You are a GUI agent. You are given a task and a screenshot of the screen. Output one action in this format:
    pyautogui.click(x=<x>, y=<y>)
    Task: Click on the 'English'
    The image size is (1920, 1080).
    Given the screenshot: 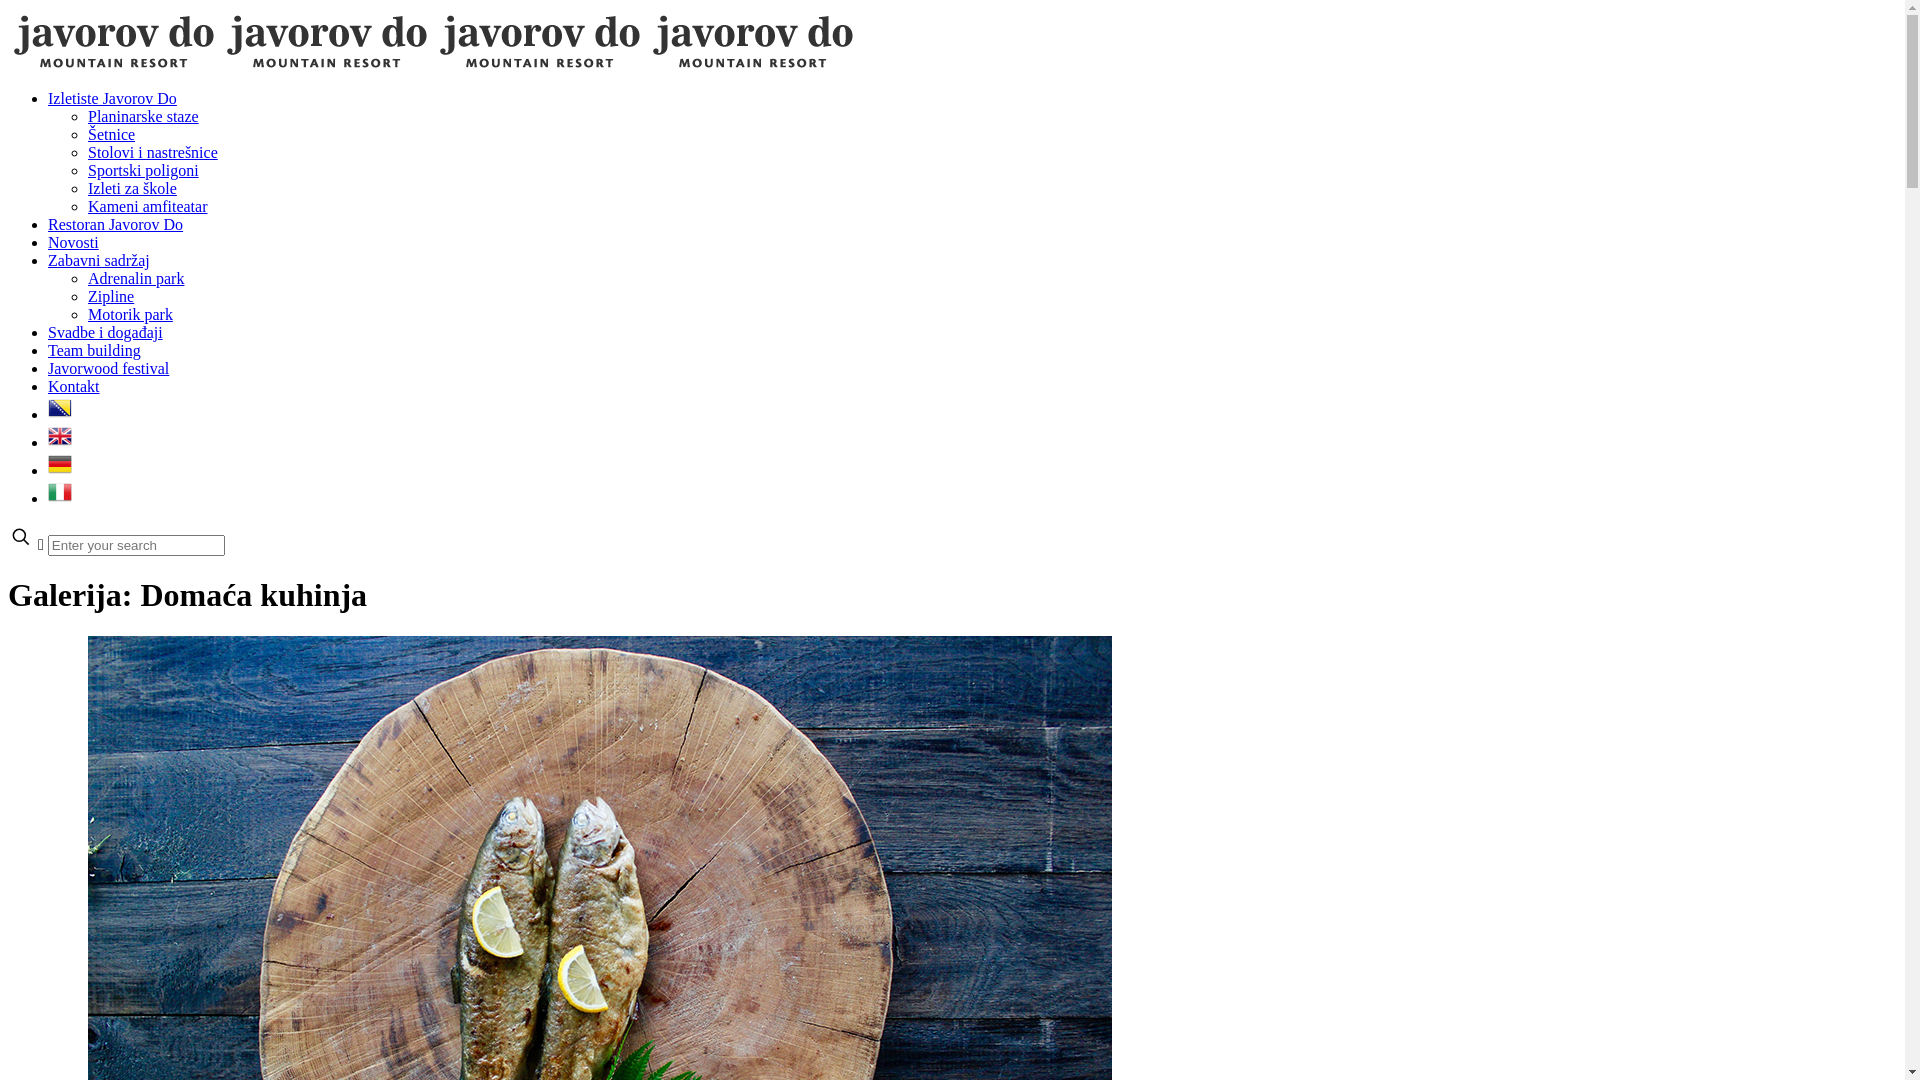 What is the action you would take?
    pyautogui.click(x=59, y=441)
    